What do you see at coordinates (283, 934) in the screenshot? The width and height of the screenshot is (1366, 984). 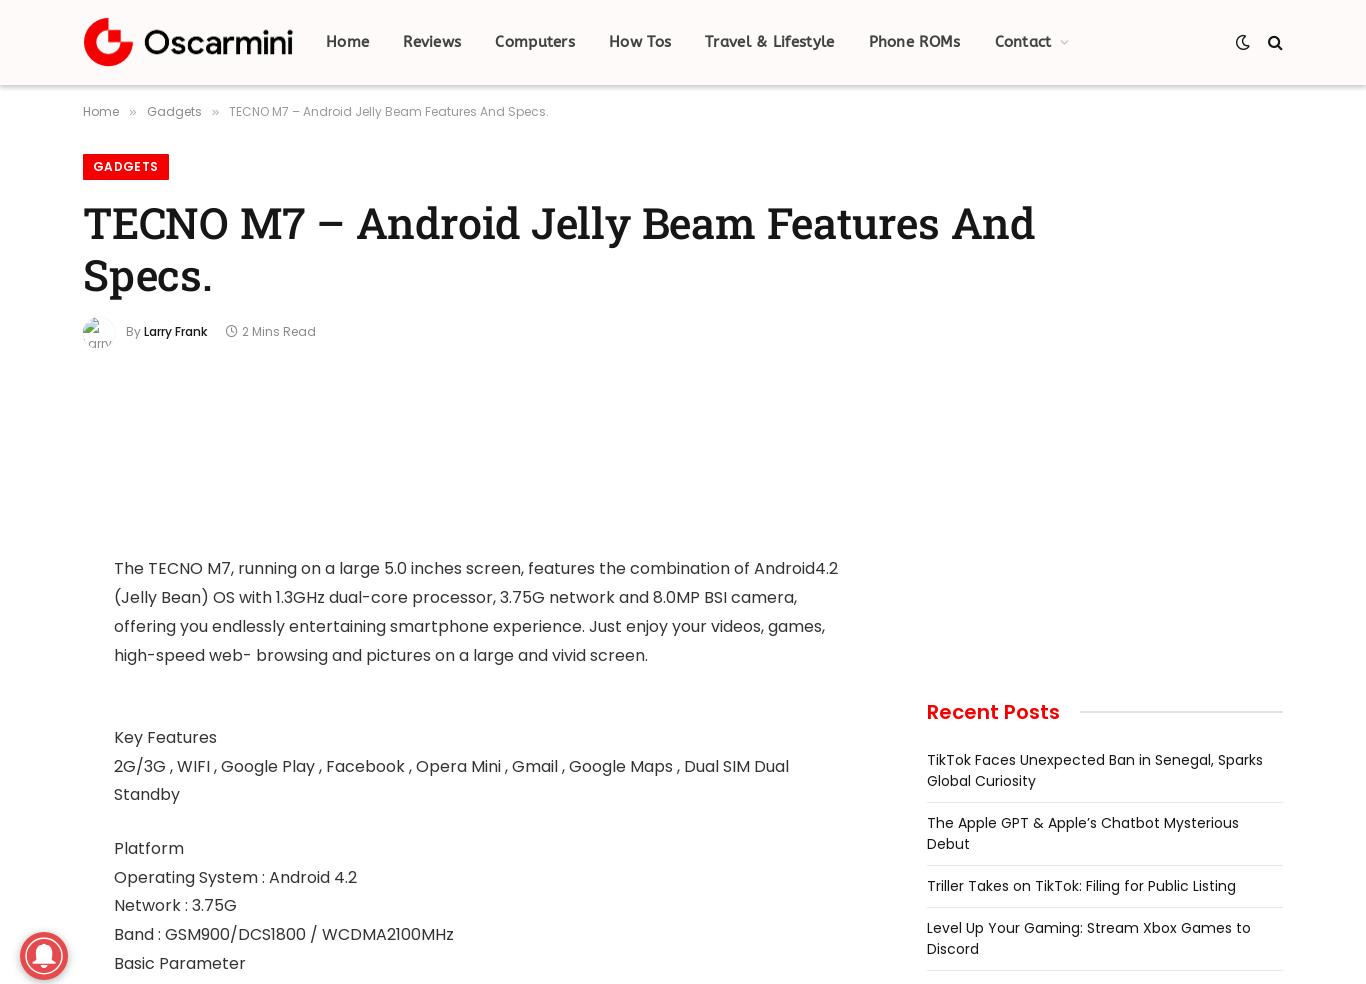 I see `'Band : GSM900/DCS1800 / WCDMA2100MHz'` at bounding box center [283, 934].